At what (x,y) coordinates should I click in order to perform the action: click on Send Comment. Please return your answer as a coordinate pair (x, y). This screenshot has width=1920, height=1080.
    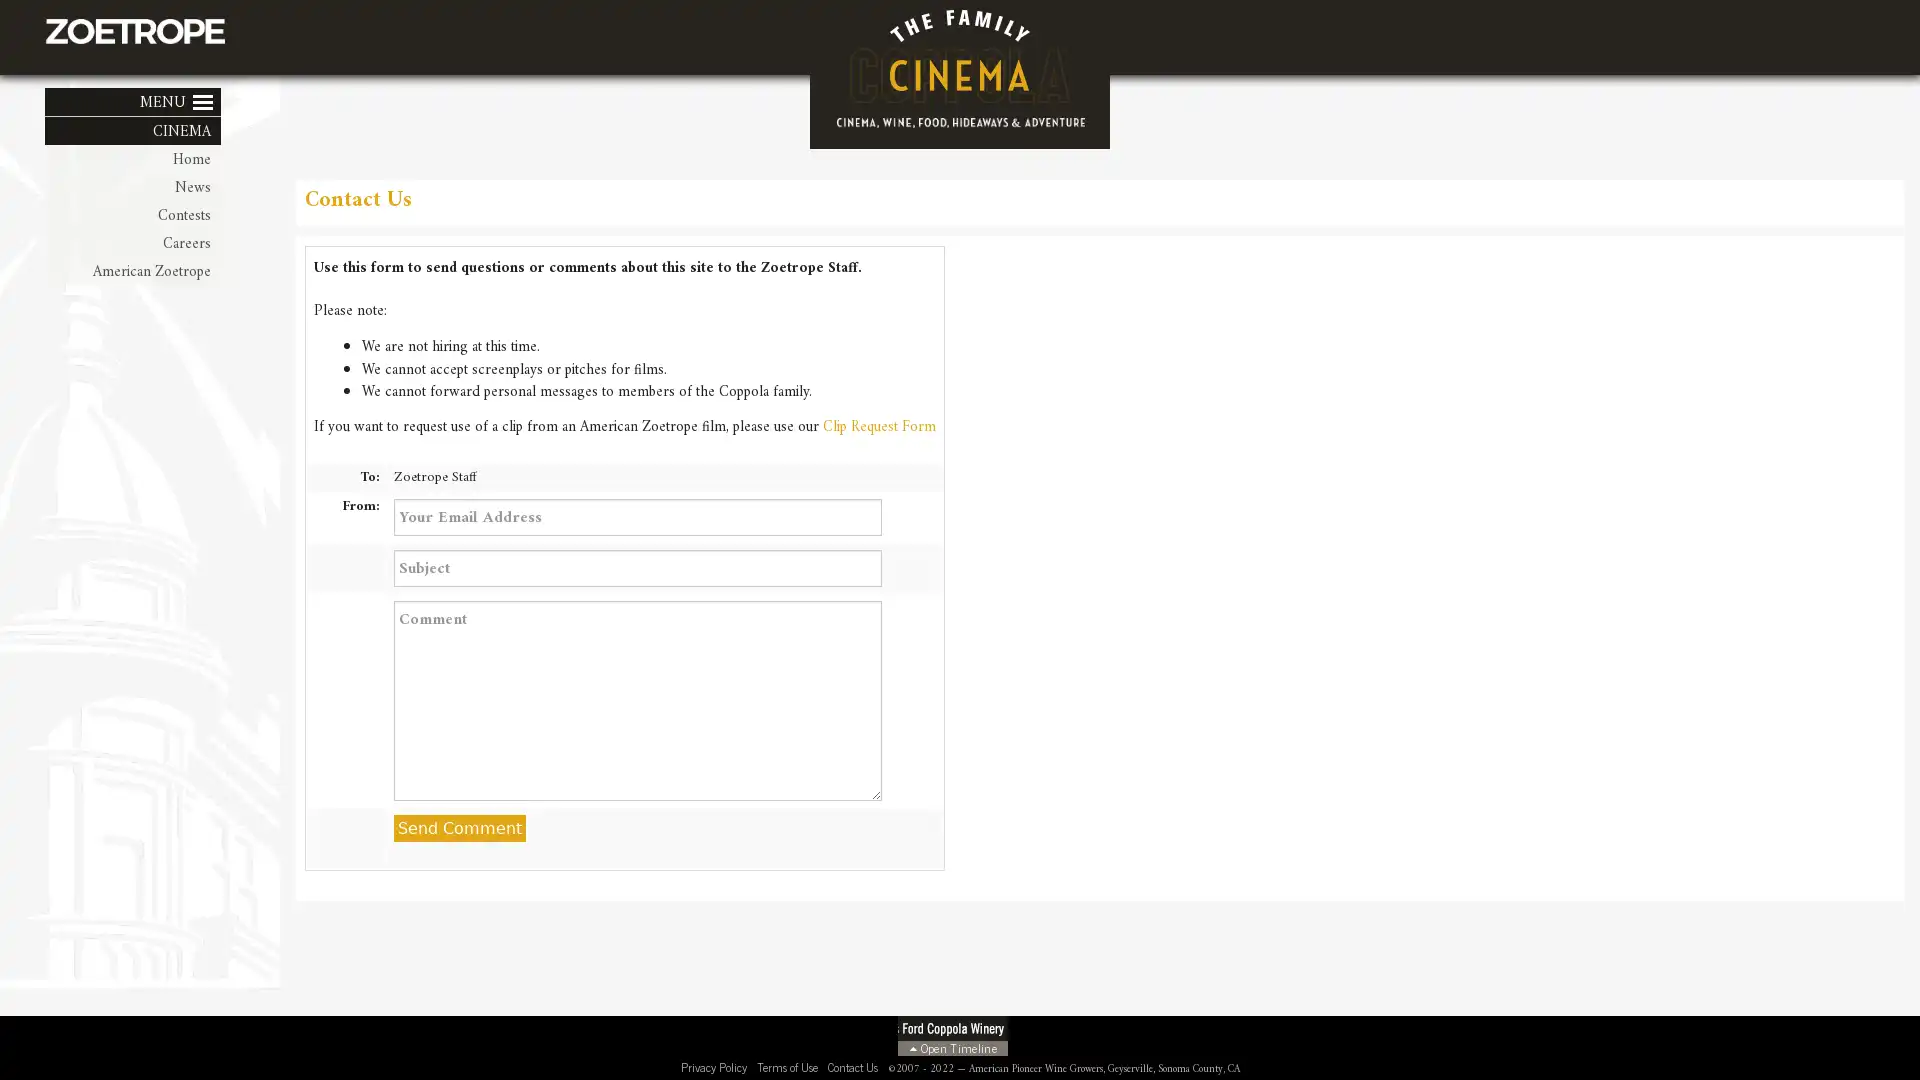
    Looking at the image, I should click on (458, 828).